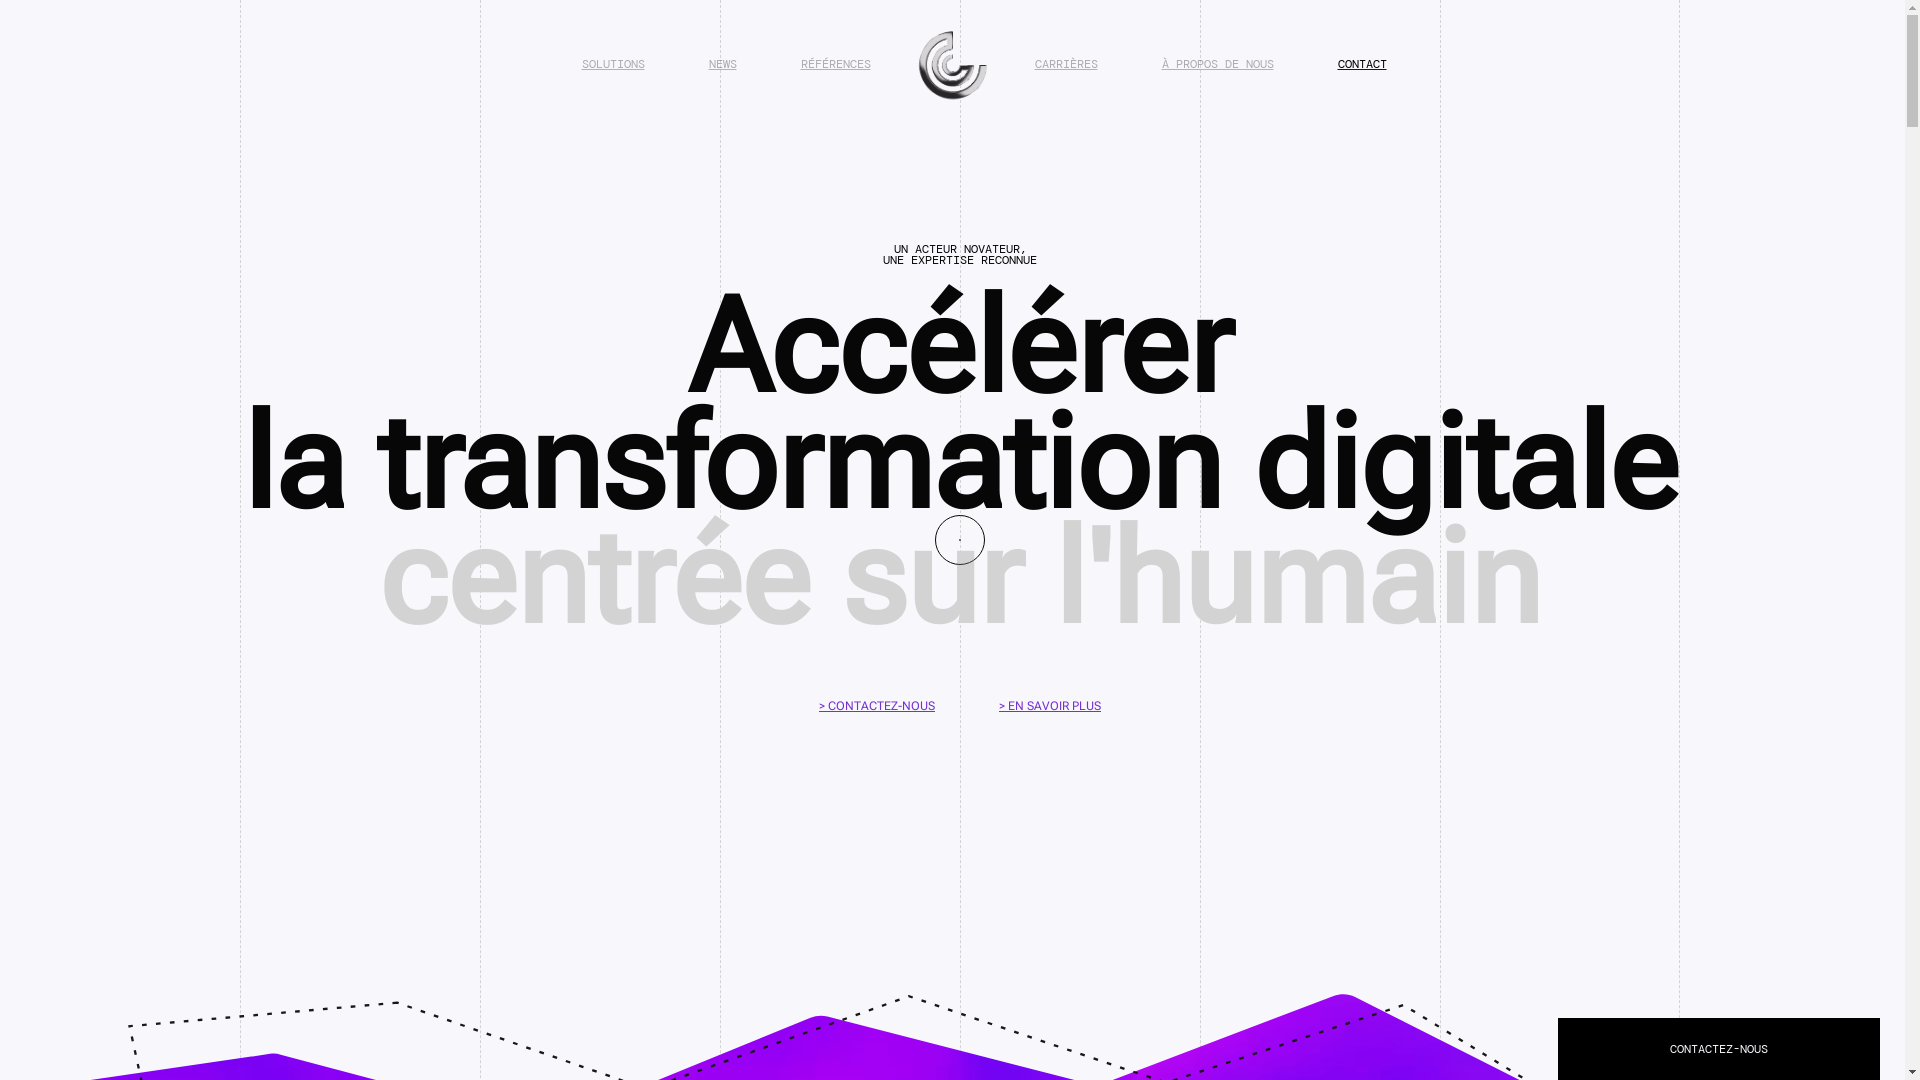 This screenshot has height=1080, width=1920. I want to click on 'CONTACT', so click(1361, 63).